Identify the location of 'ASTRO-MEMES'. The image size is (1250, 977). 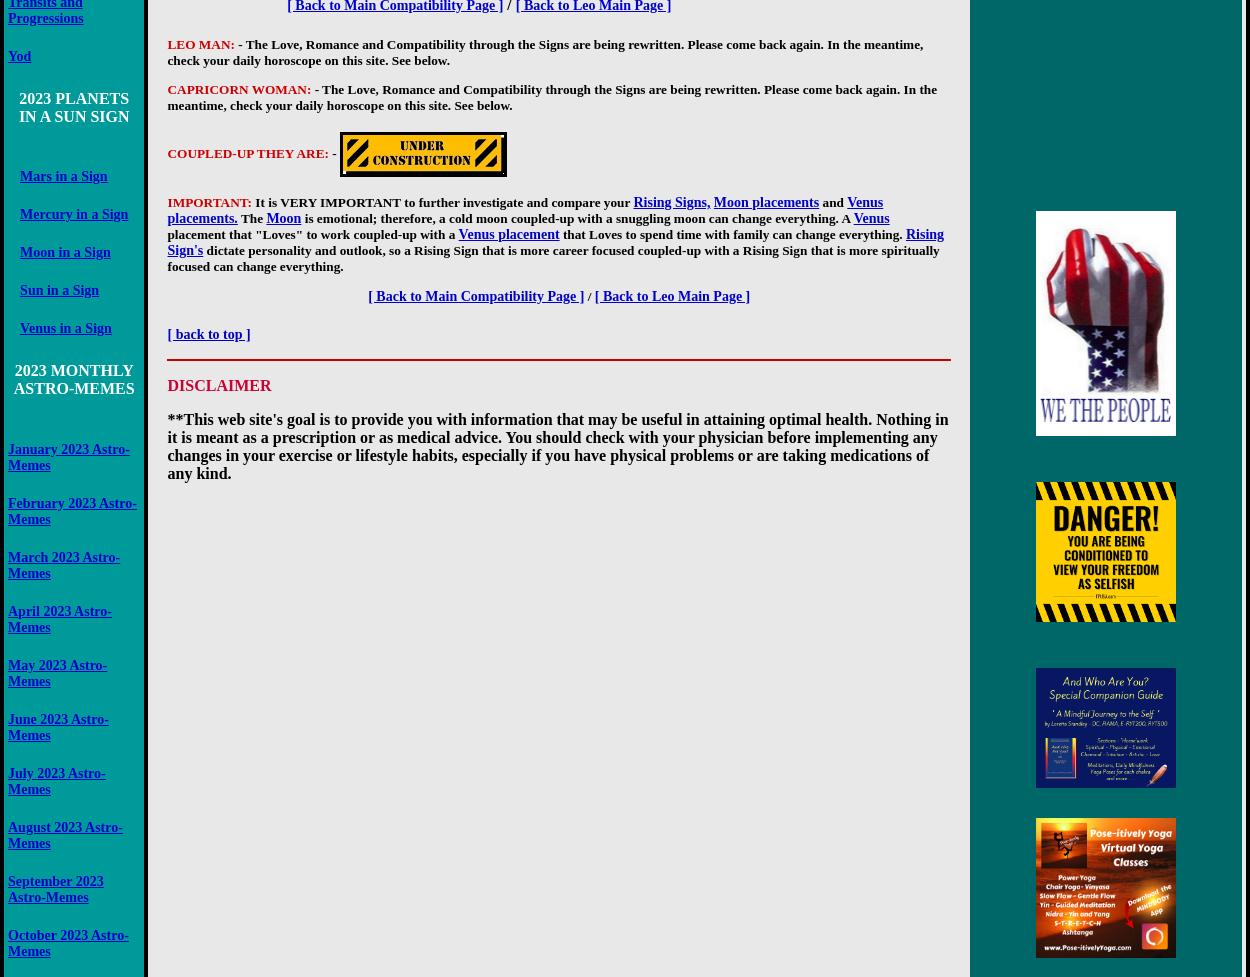
(72, 388).